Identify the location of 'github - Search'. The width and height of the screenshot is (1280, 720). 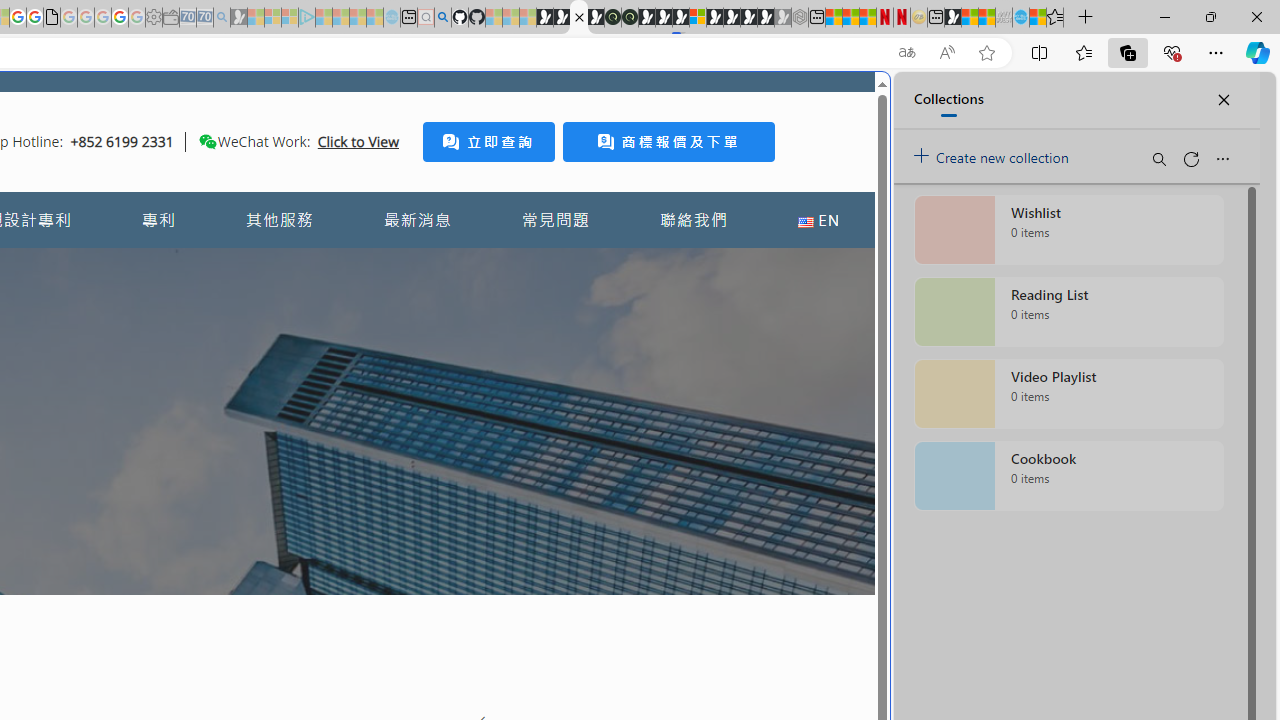
(441, 17).